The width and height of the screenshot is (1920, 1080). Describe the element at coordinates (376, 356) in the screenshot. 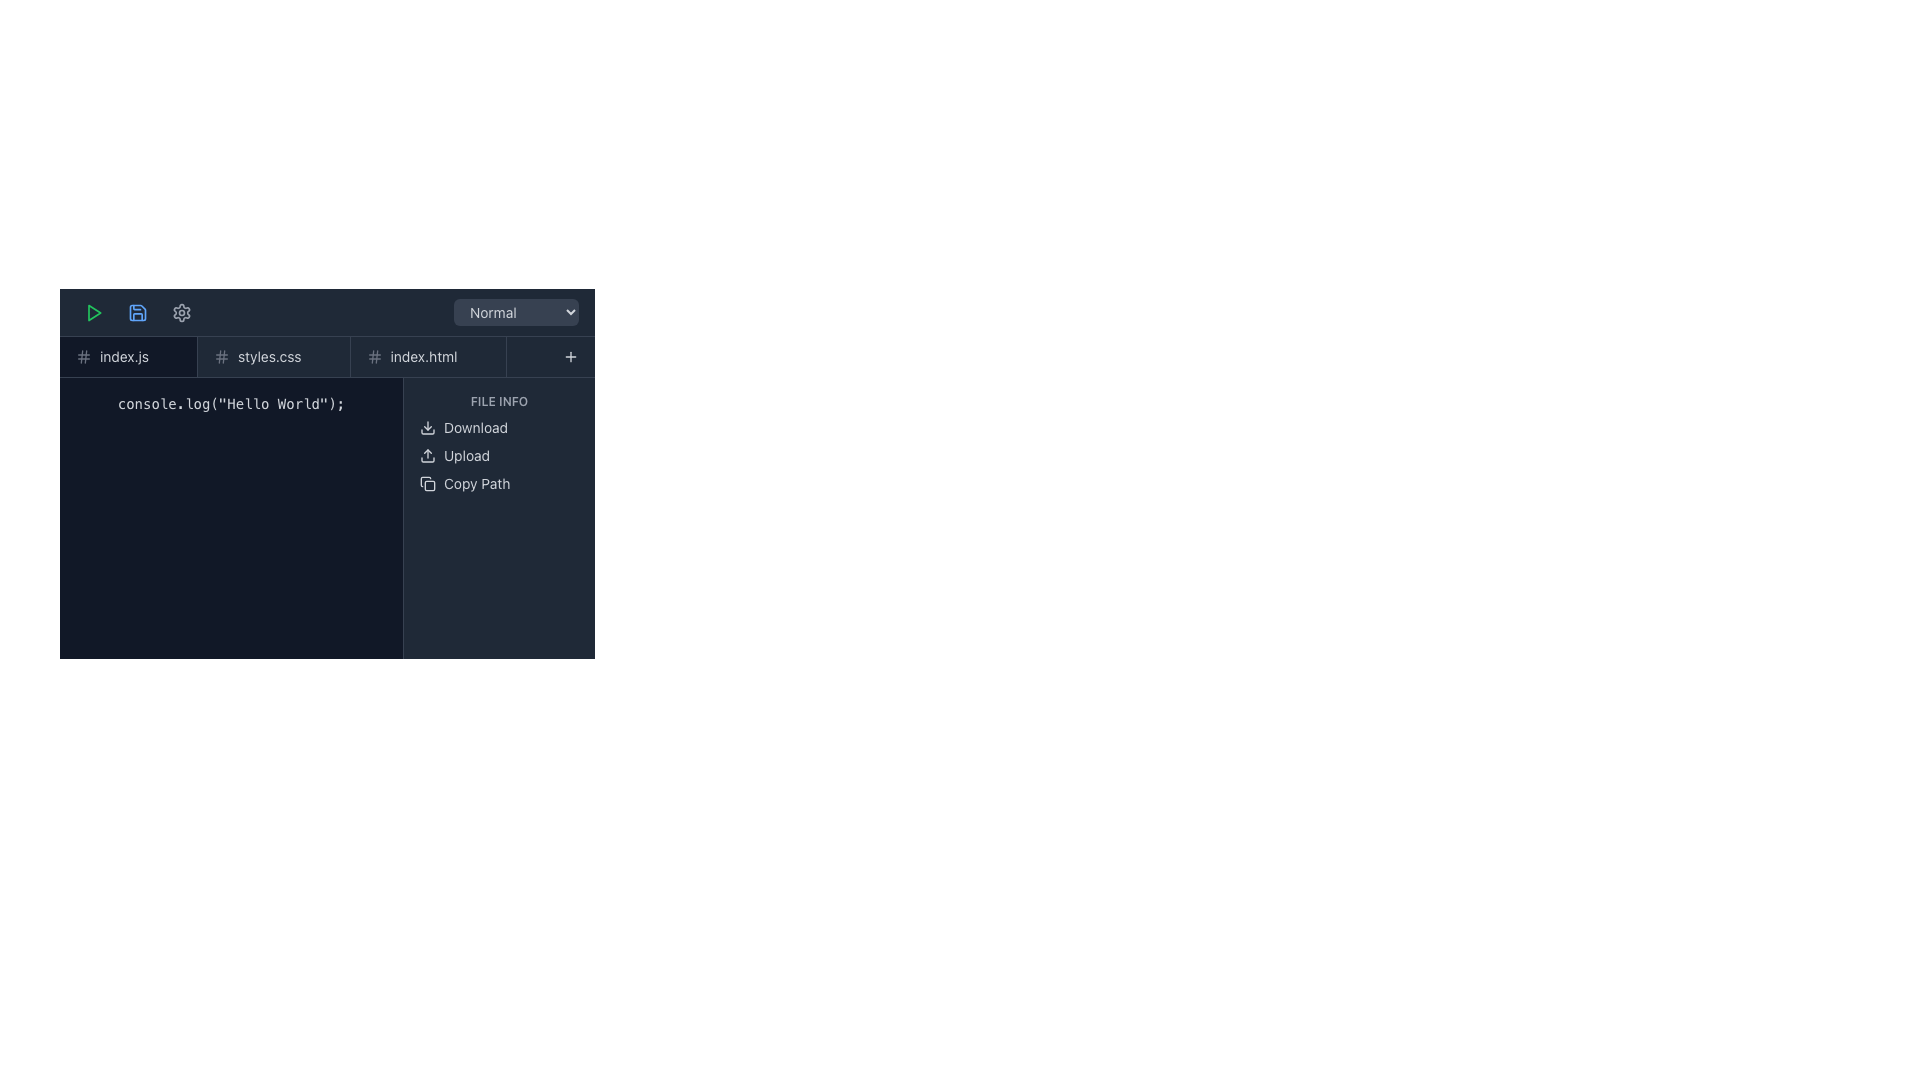

I see `fourth vertical line of the hash symbol in the navigation header, which is a decorative line component within an SVG` at that location.